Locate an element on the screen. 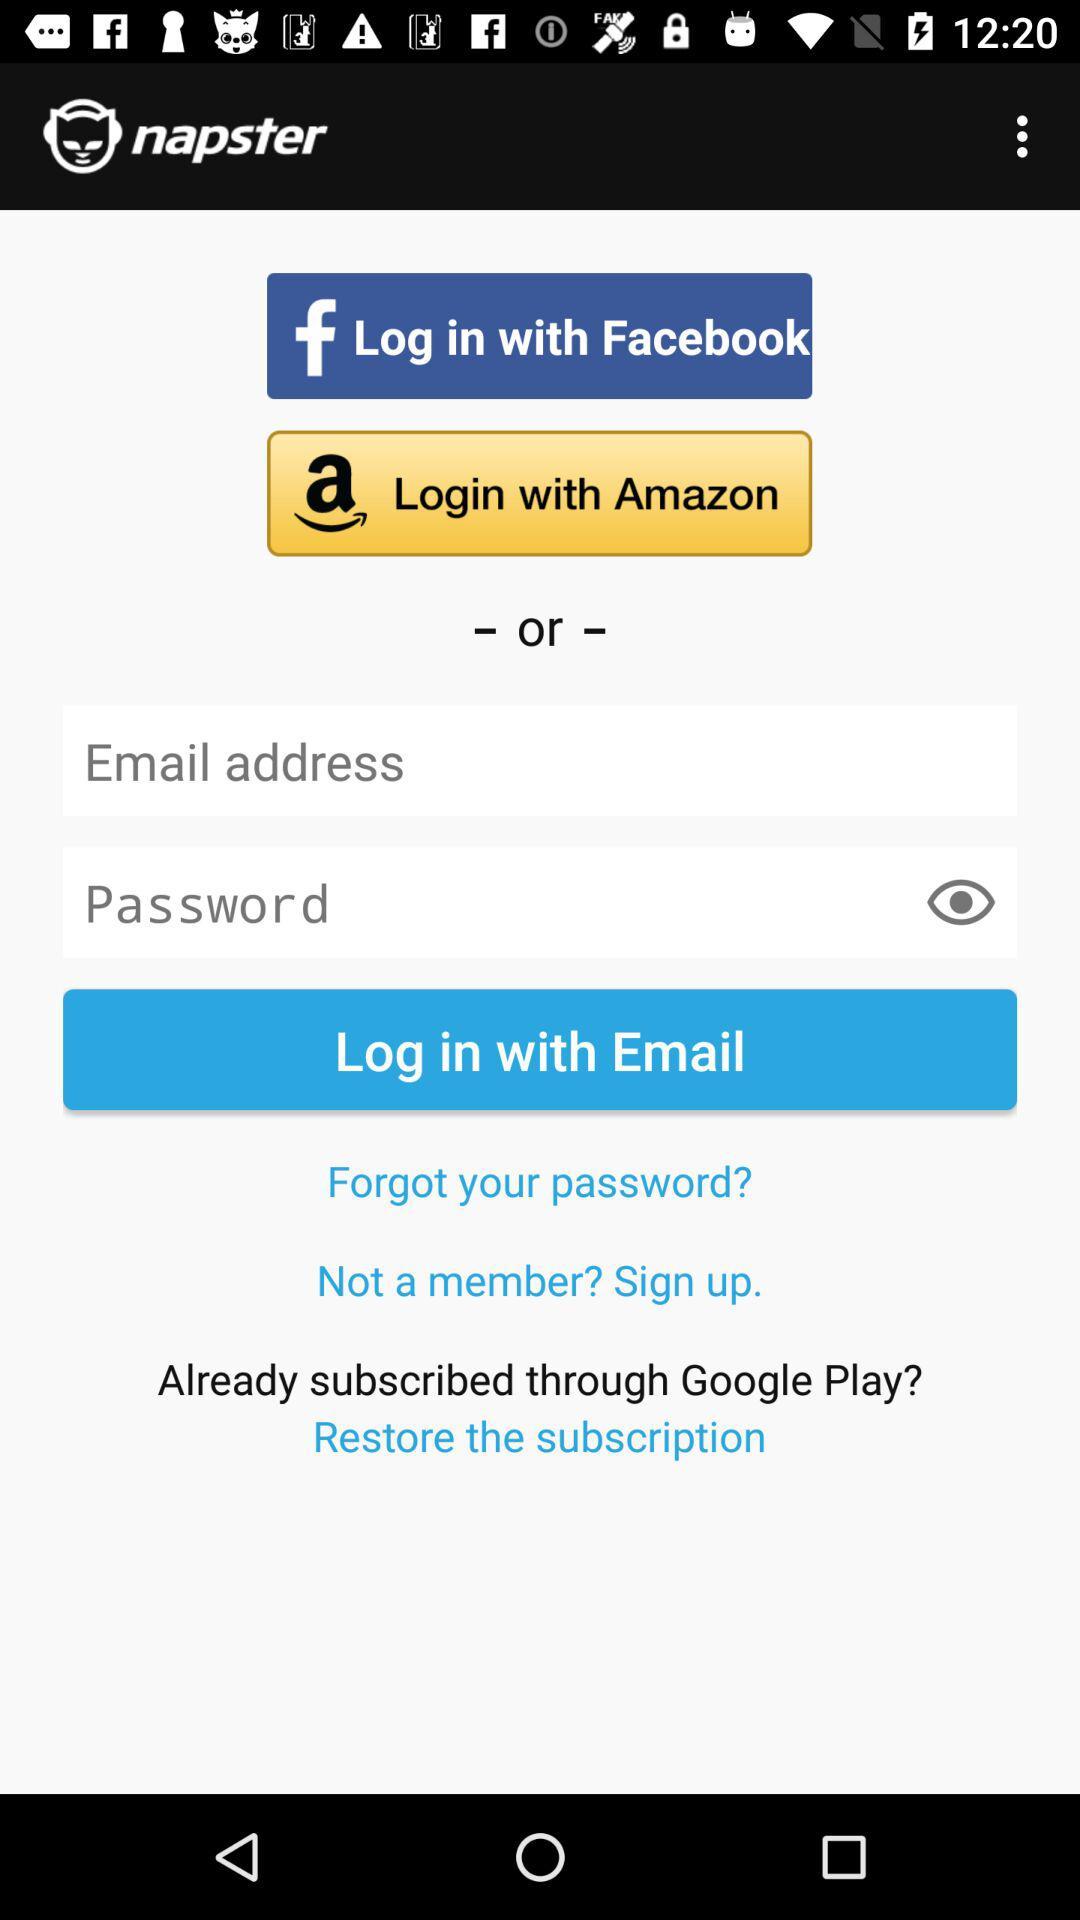  the icon below forgot your password? is located at coordinates (540, 1278).